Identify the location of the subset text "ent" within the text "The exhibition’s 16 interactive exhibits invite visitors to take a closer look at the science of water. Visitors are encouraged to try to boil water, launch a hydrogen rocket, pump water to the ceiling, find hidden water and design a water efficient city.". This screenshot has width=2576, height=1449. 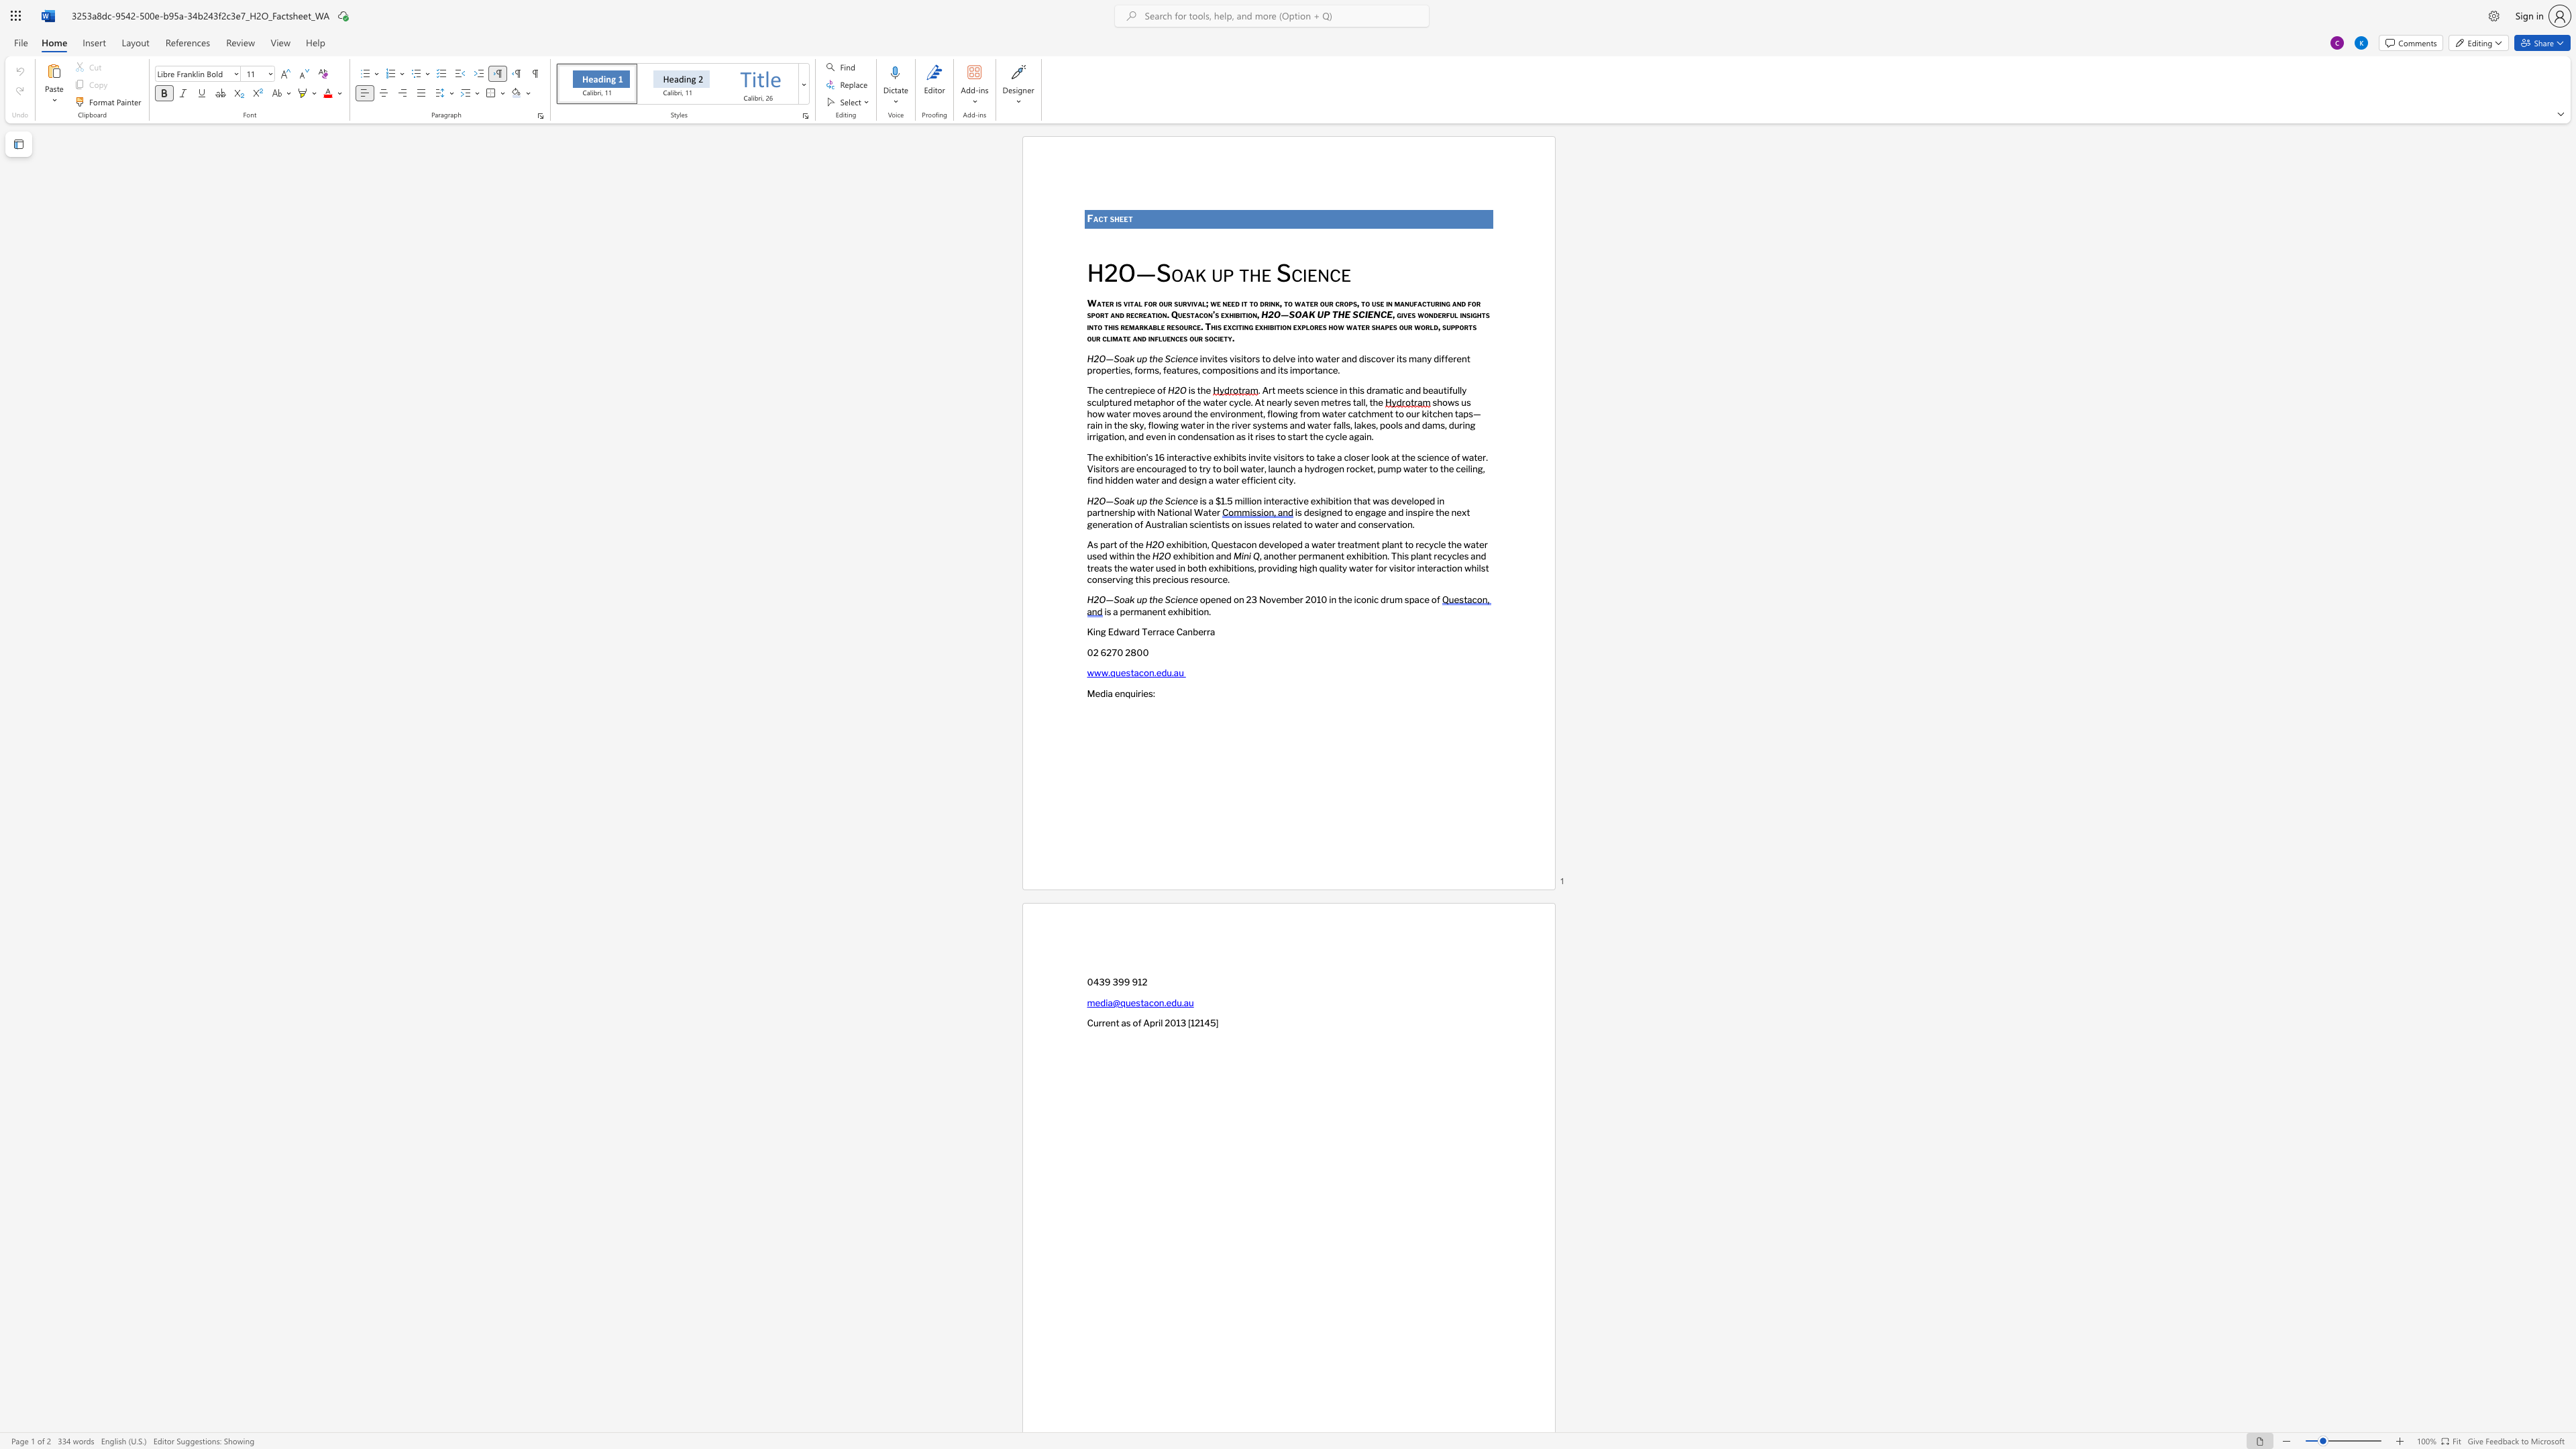
(1261, 480).